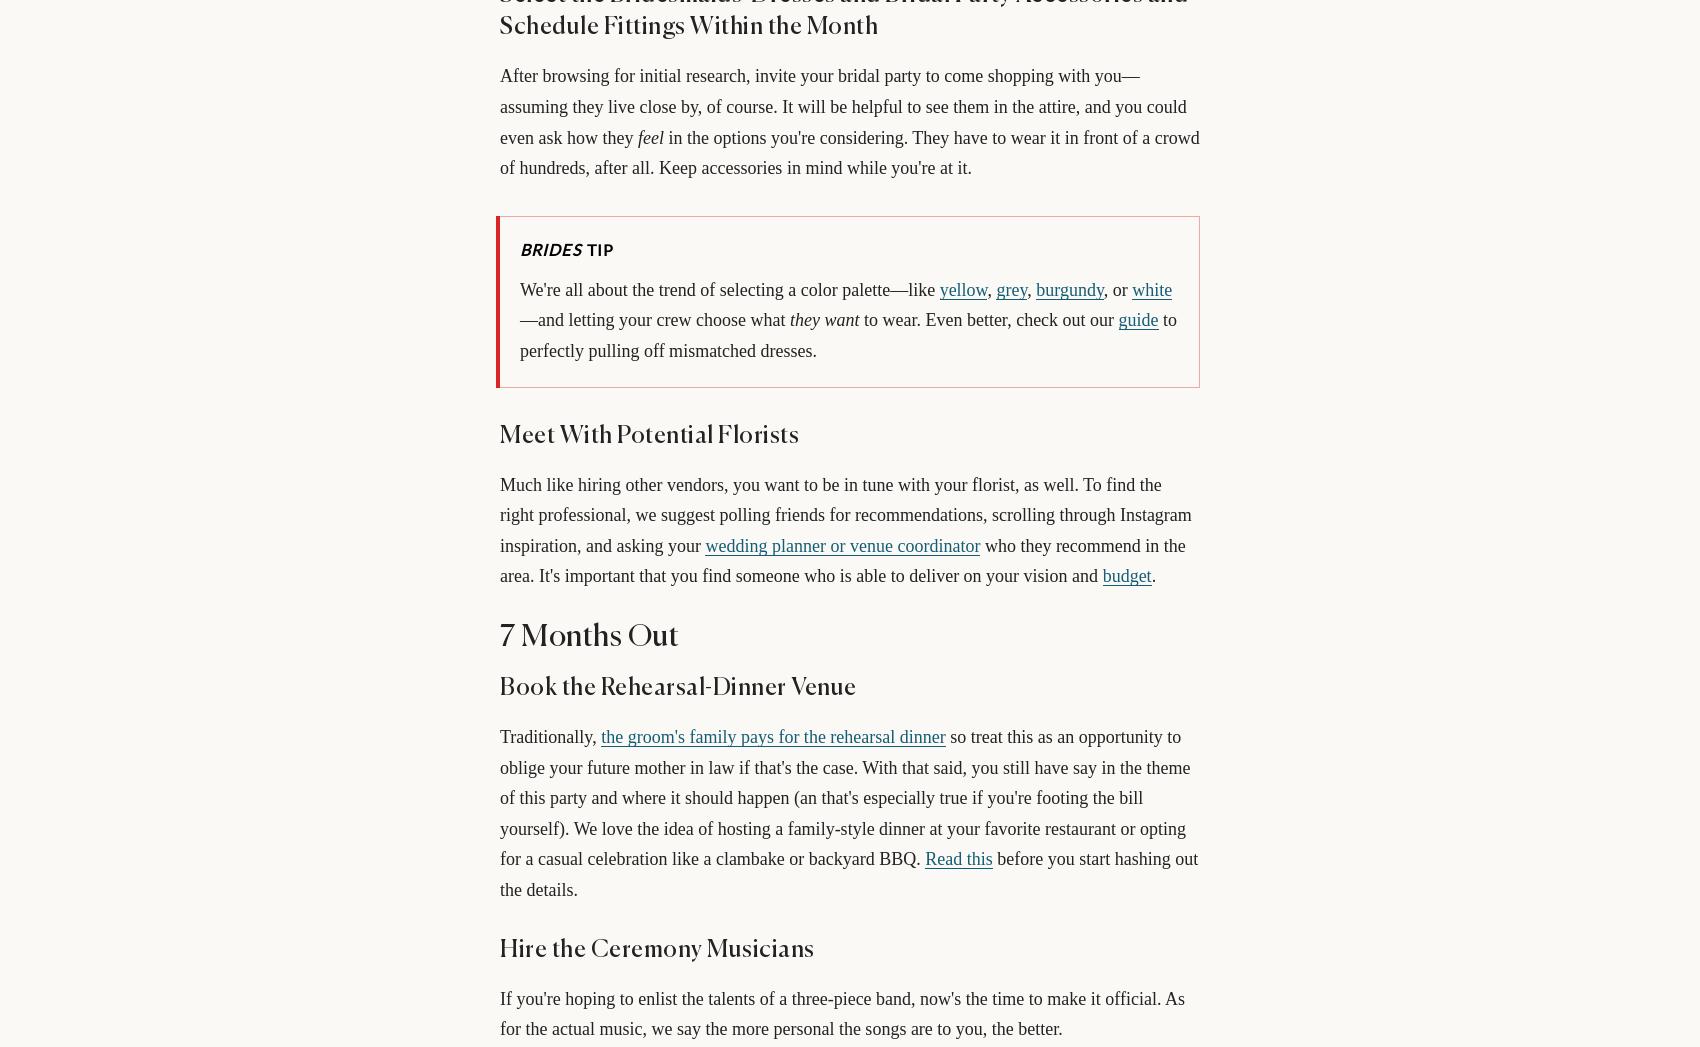 The image size is (1700, 1047). What do you see at coordinates (844, 796) in the screenshot?
I see `'so treat this as an opportunity to oblige your future mother in law if that's the case. With that said, you still have say in the theme of this party and where it should happen (an that's especially true if you're footing the bill yourself). We love the idea of hosting a family-style dinner at your favorite restaurant or opting for a casual celebration like a clambake or backyard BBQ.'` at bounding box center [844, 796].